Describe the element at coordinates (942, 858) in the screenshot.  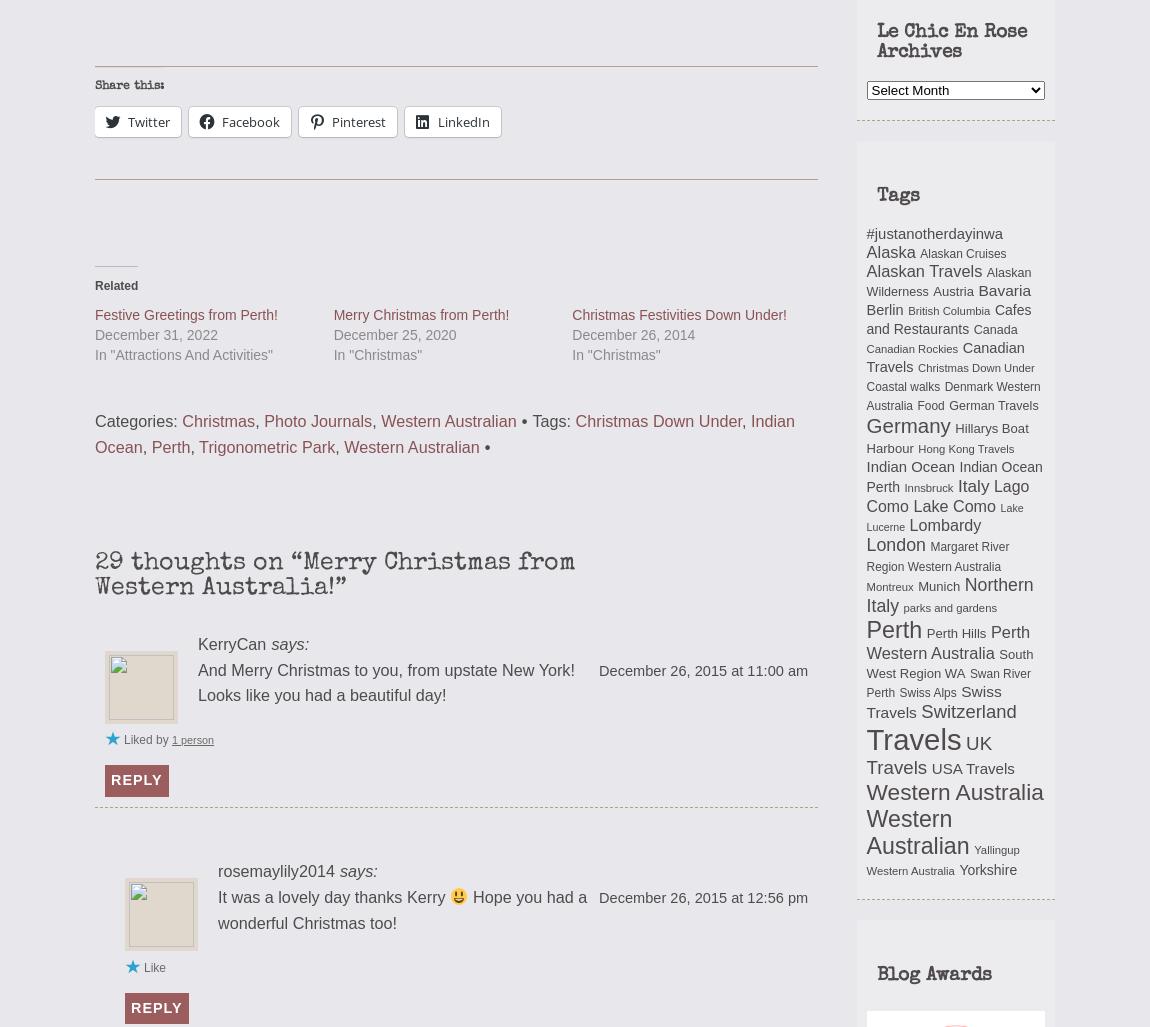
I see `'Yallingup Western Australia'` at that location.